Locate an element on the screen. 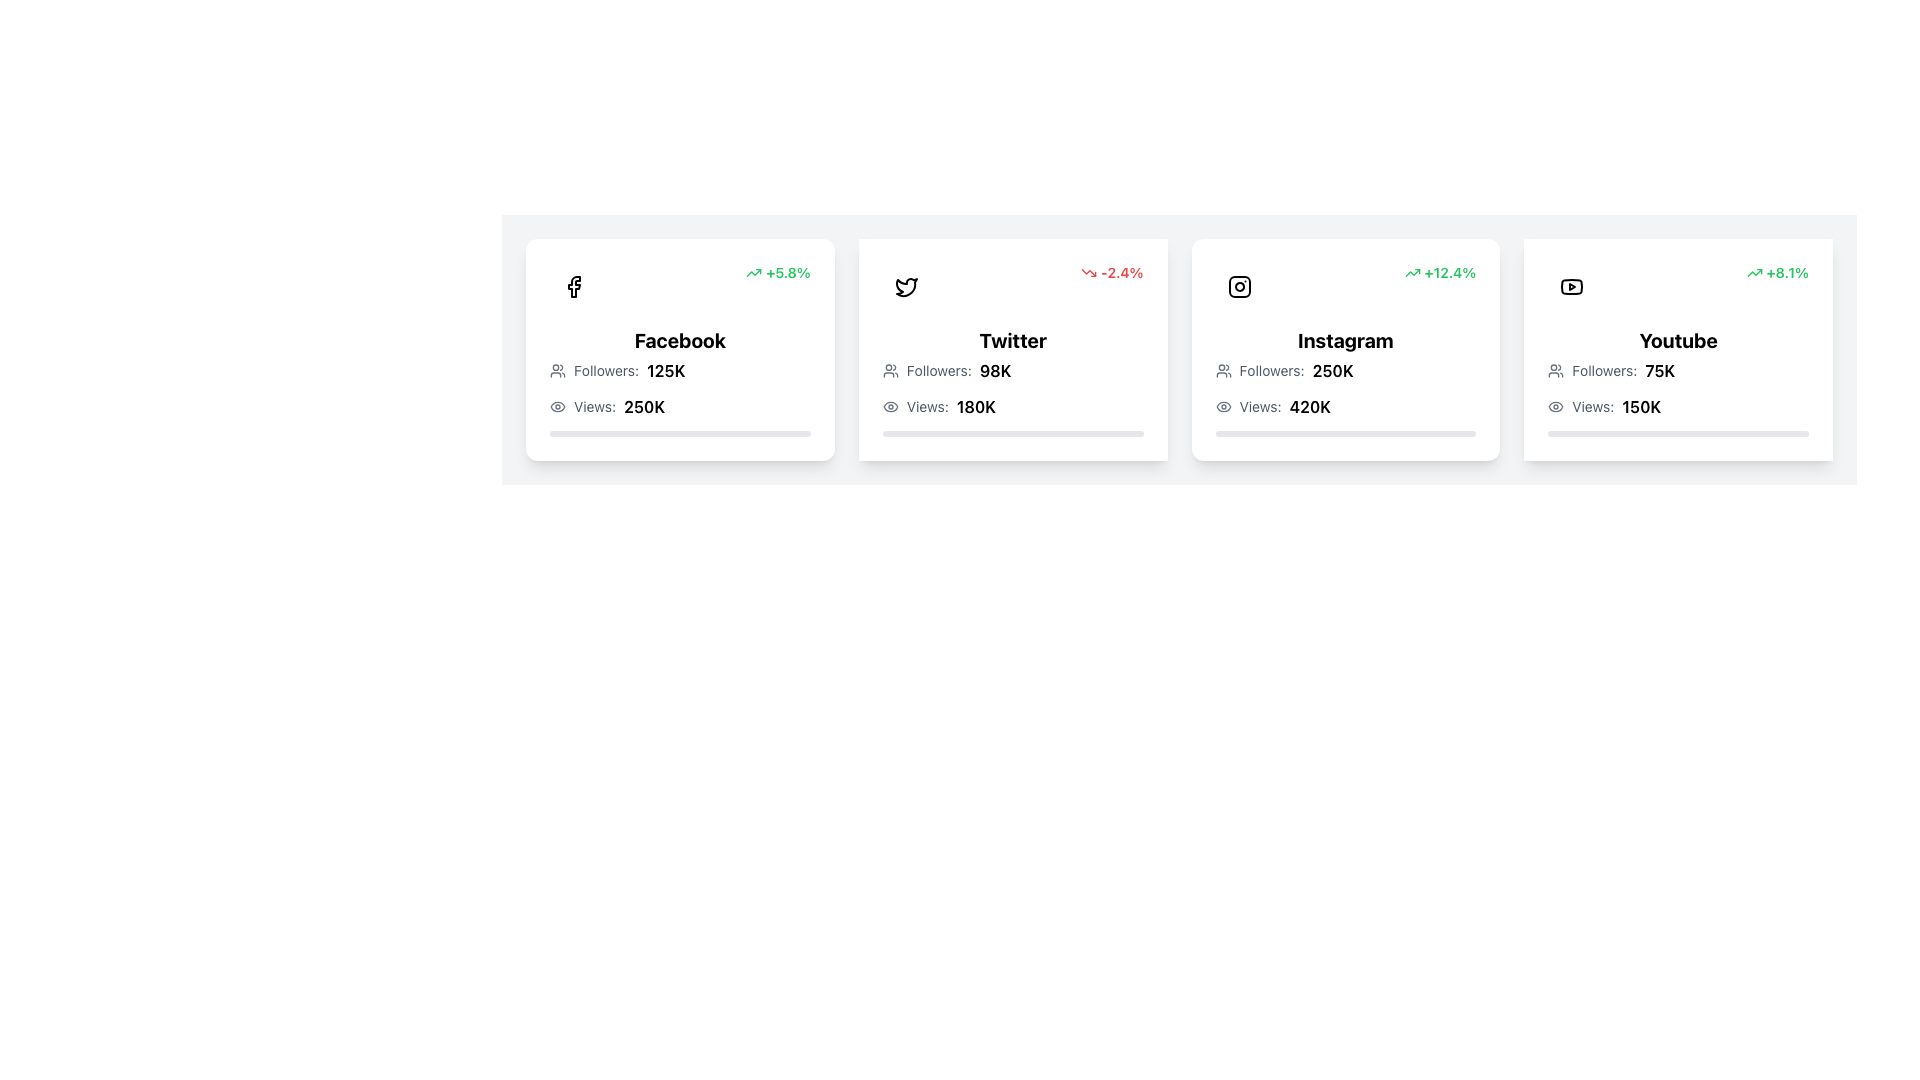 Image resolution: width=1920 pixels, height=1080 pixels. text label displaying 'Views:' in gray color located in the second card from the left, positioned towards the bottom section preceding the views count '180K' is located at coordinates (926, 406).